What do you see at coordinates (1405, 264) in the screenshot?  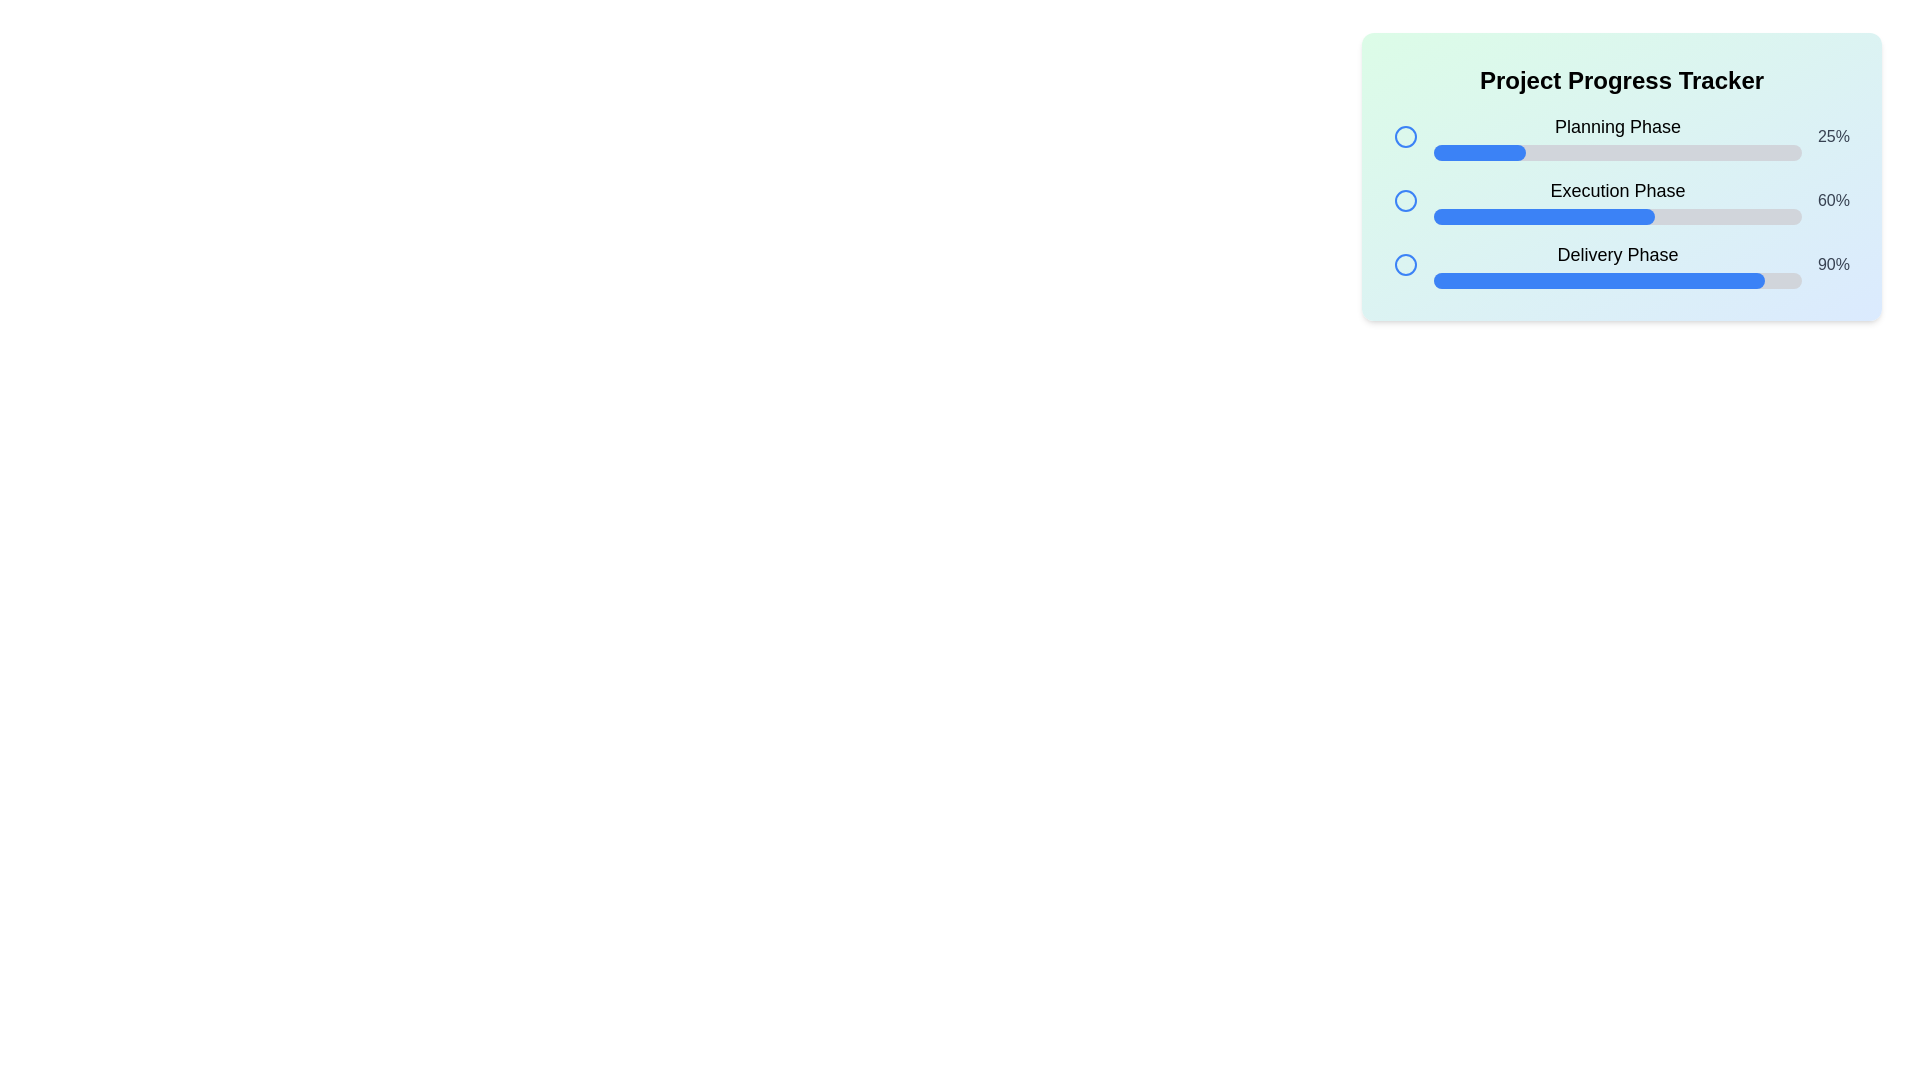 I see `the third circular graphical icon with a blue outline in the 'Project Progress Tracker', which represents the 'Delivery Phase'` at bounding box center [1405, 264].